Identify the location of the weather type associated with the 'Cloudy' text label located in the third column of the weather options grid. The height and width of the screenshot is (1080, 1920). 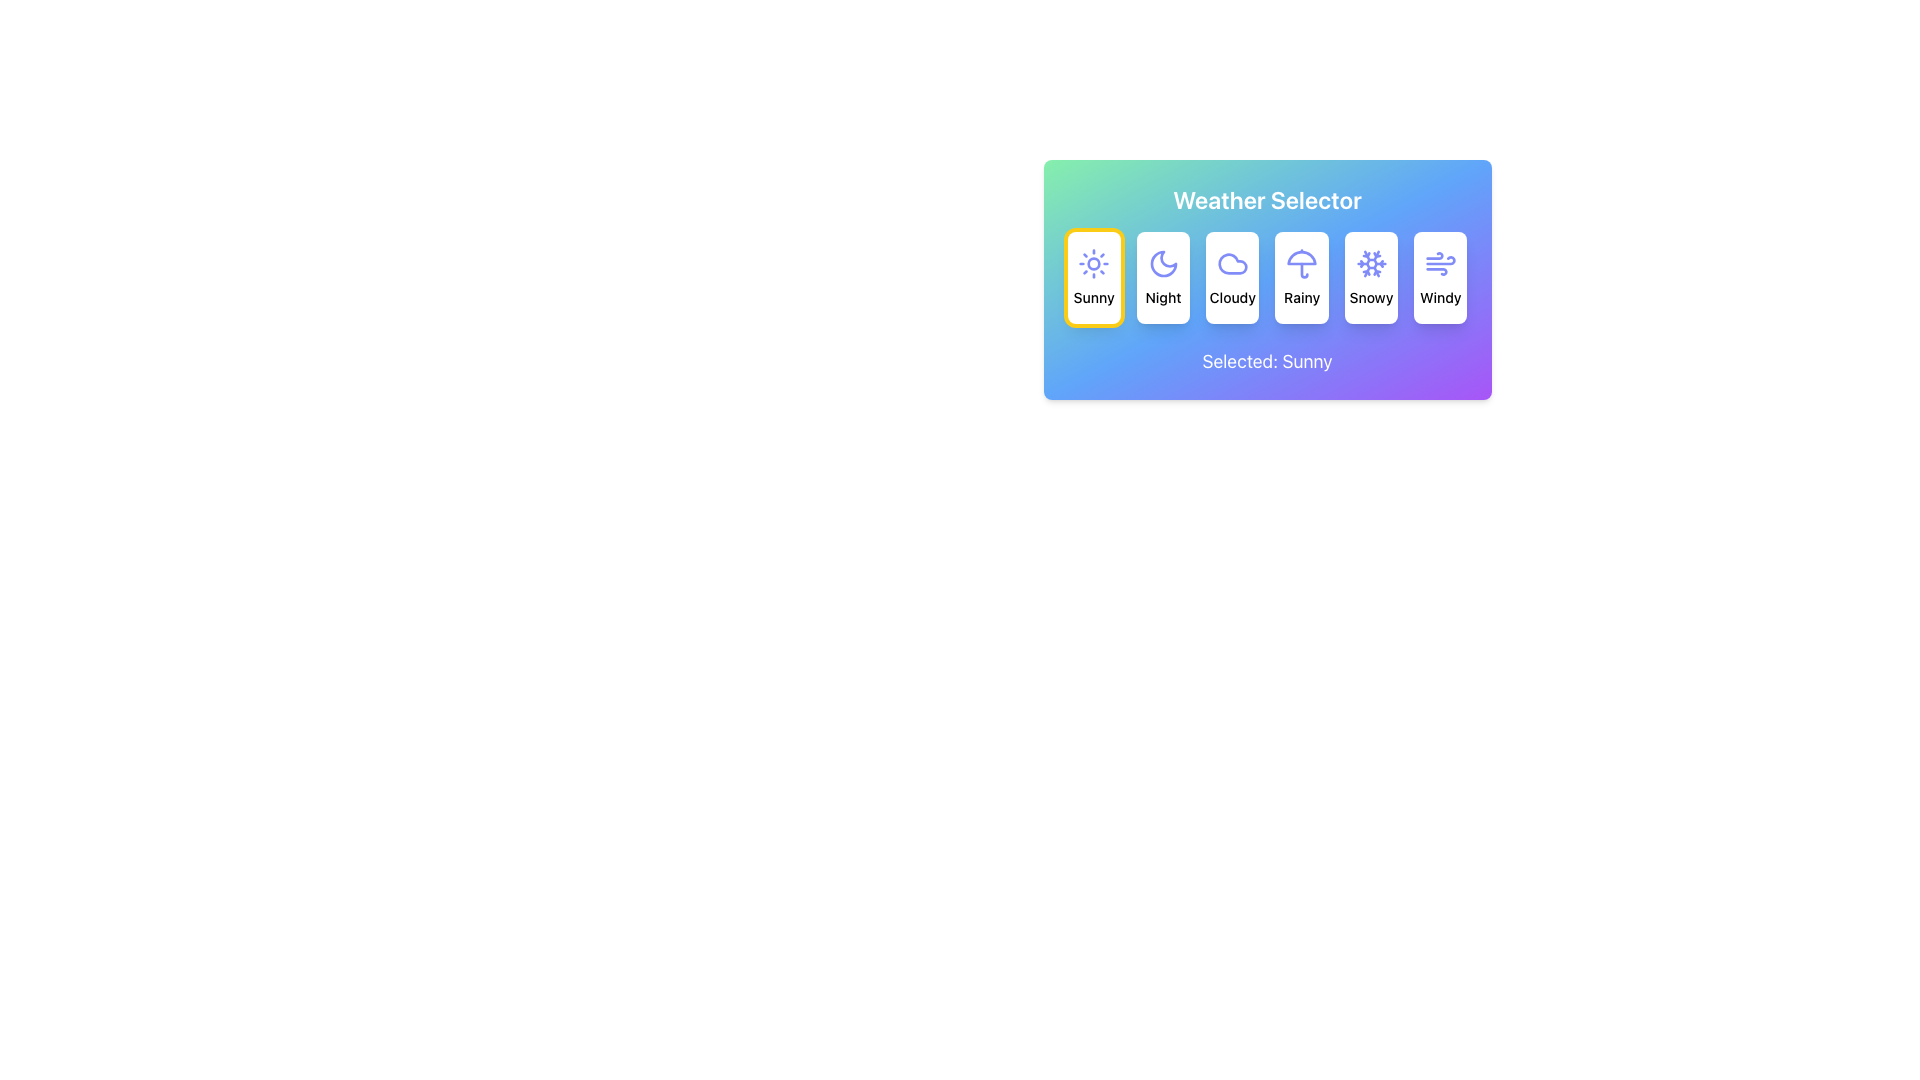
(1231, 297).